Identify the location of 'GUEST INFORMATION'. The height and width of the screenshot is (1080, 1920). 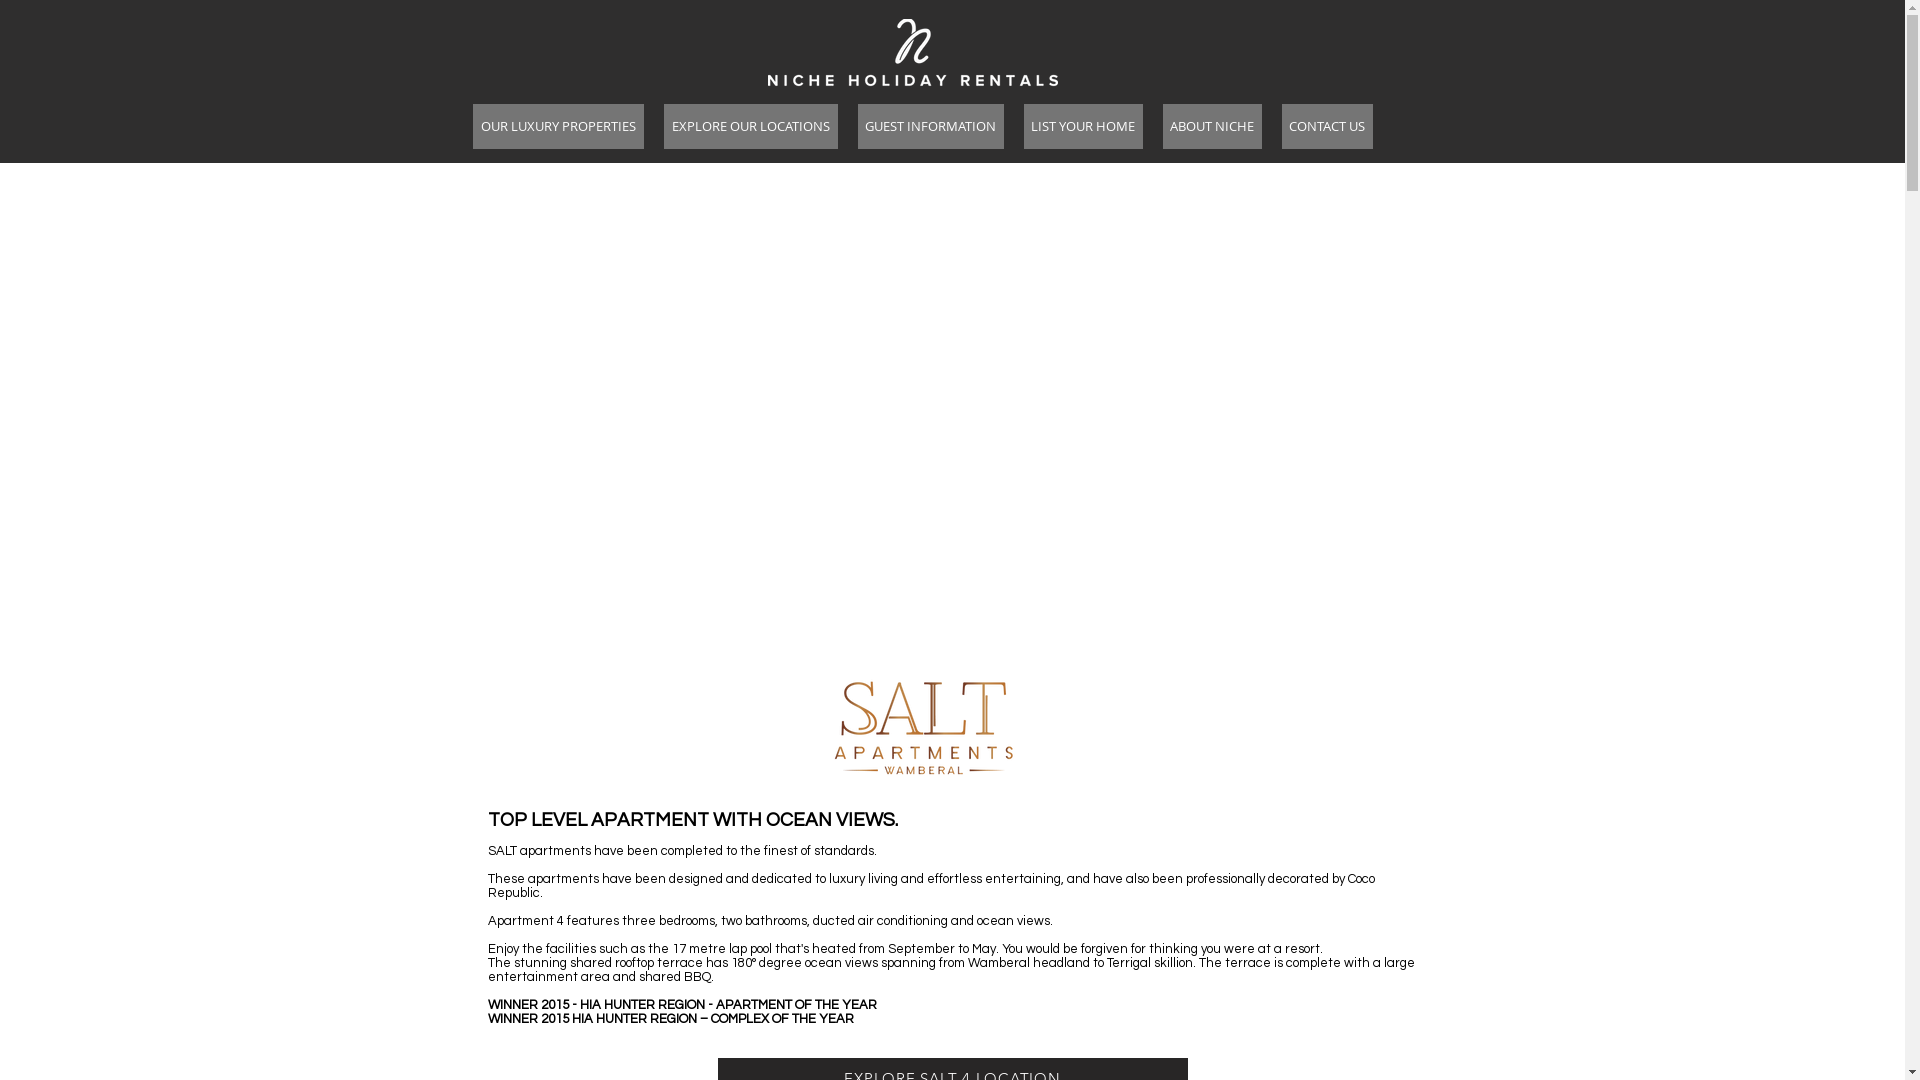
(930, 126).